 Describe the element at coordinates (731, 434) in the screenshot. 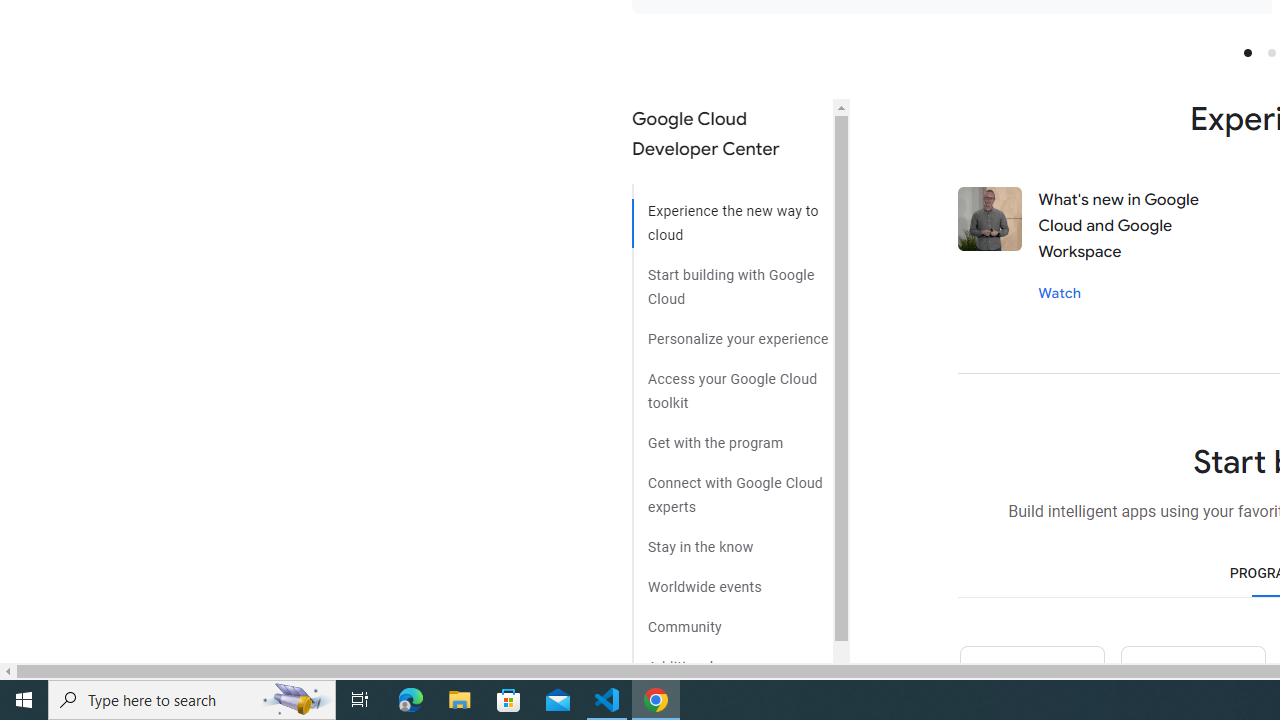

I see `'Get with the program'` at that location.